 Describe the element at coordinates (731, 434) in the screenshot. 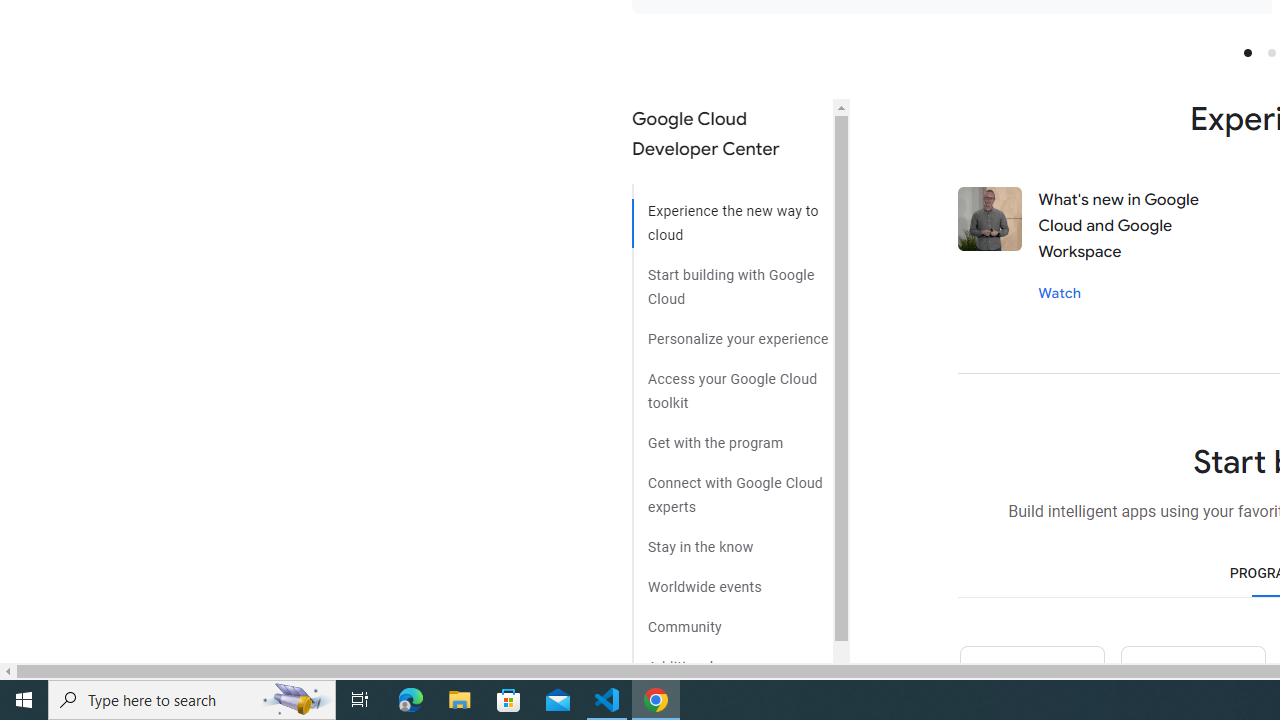

I see `'Get with the program'` at that location.